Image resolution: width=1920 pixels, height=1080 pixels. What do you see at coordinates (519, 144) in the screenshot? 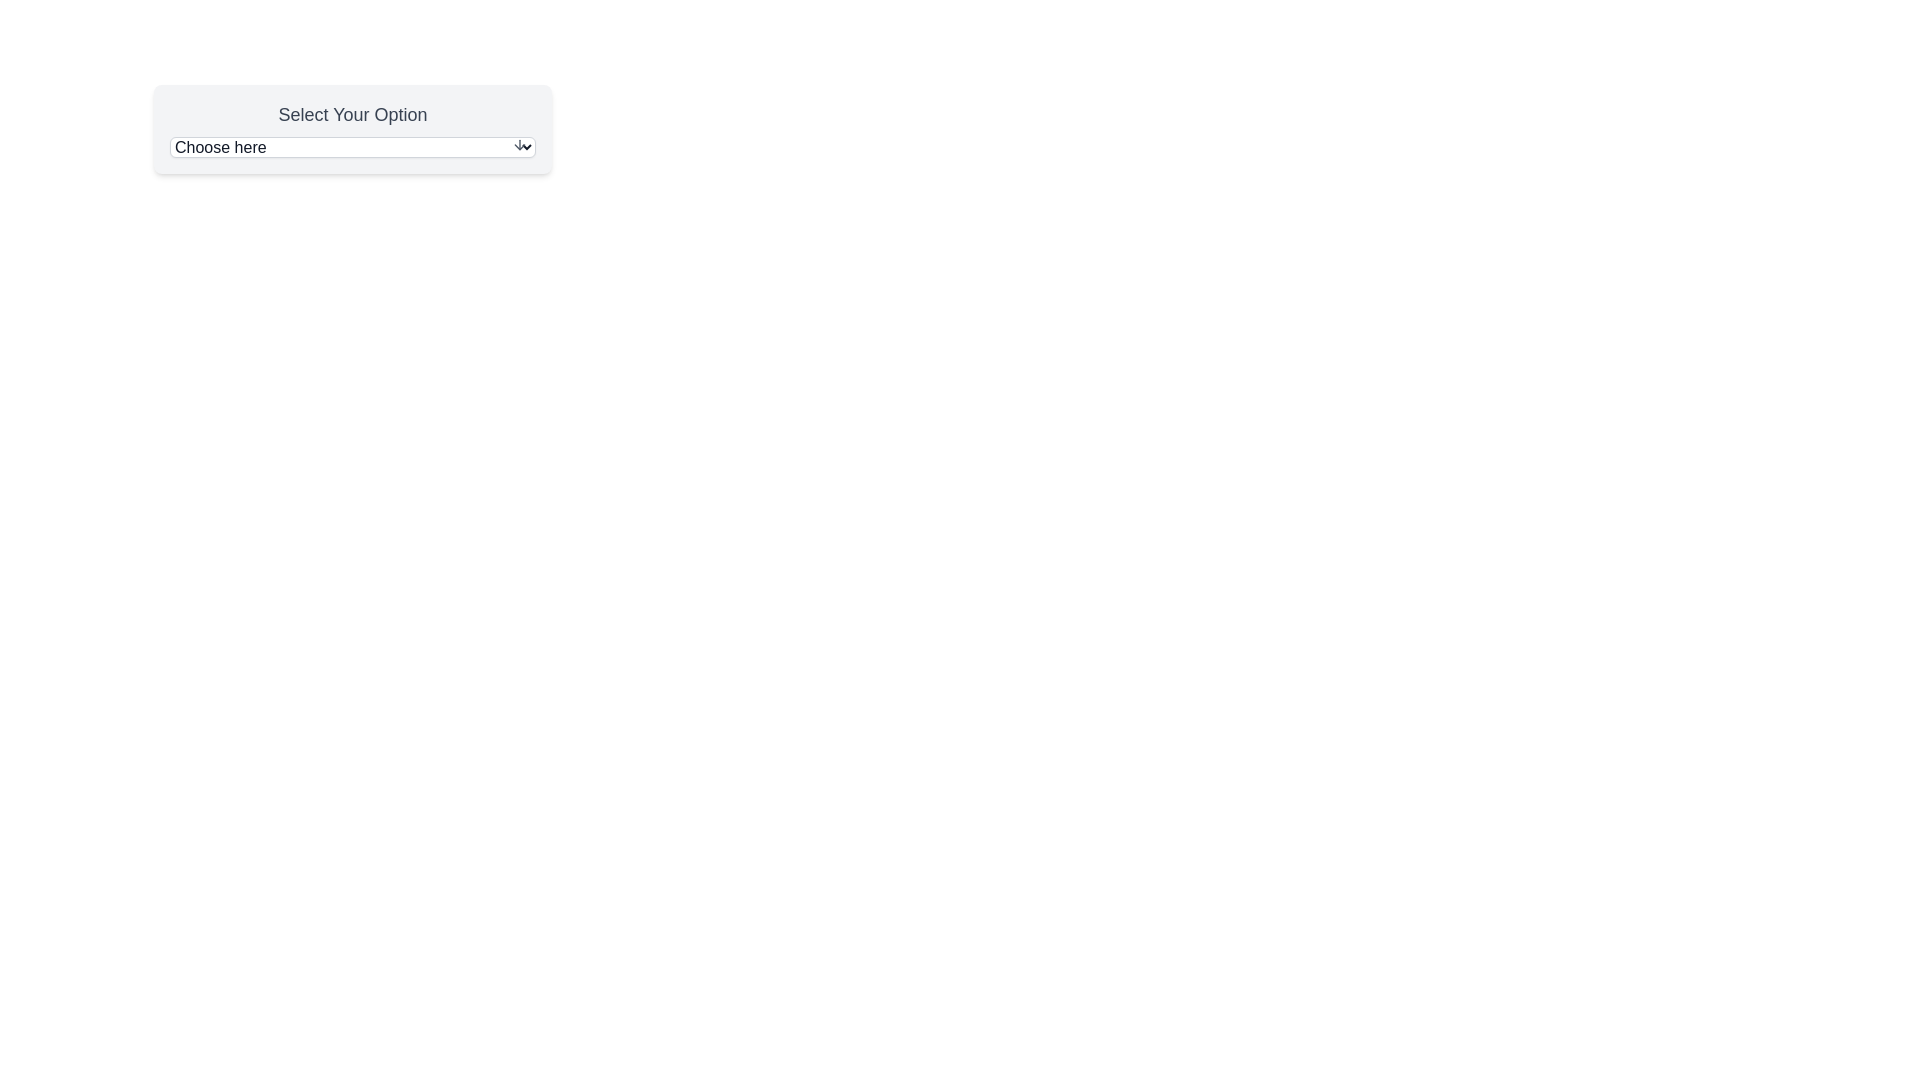
I see `the downward-pointing arrow icon located at the far-right side of the 'Choose here' input field` at bounding box center [519, 144].